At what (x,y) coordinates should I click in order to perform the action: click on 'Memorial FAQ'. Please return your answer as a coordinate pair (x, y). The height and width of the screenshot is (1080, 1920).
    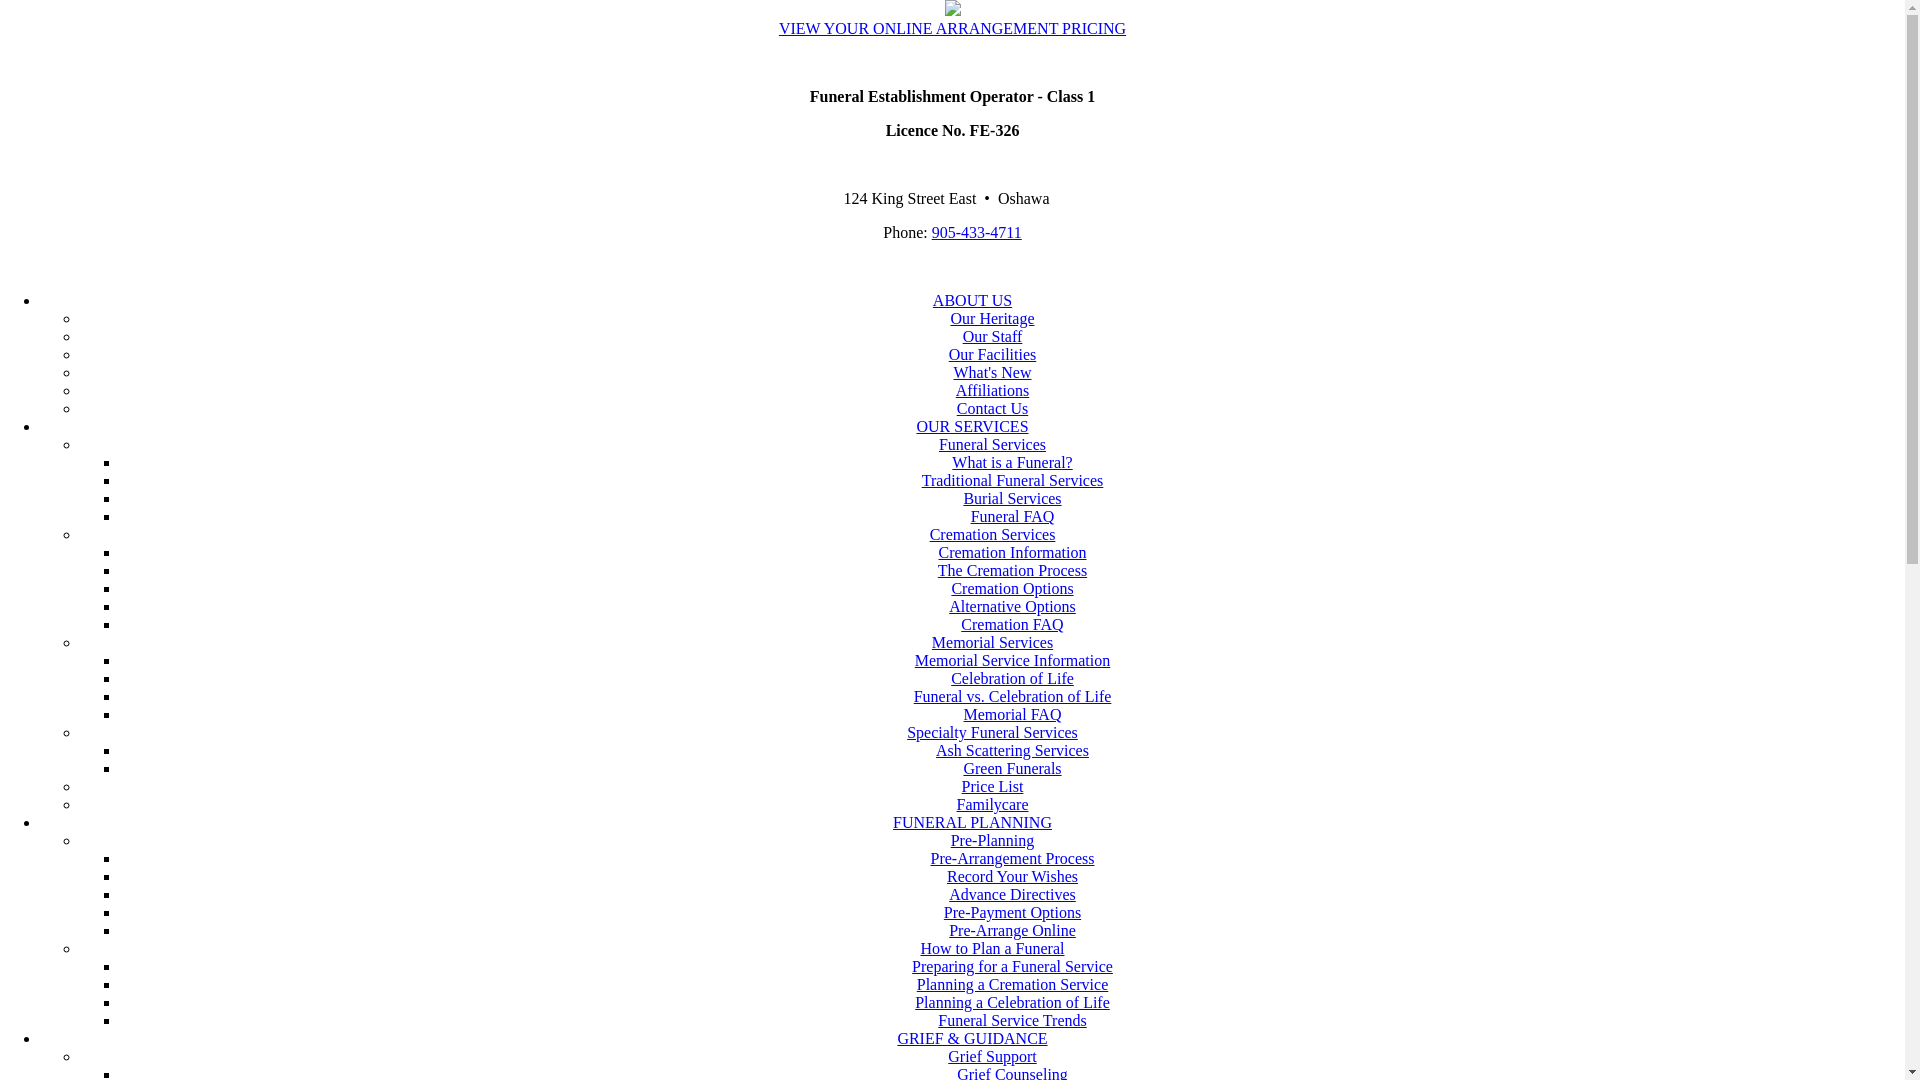
    Looking at the image, I should click on (1012, 713).